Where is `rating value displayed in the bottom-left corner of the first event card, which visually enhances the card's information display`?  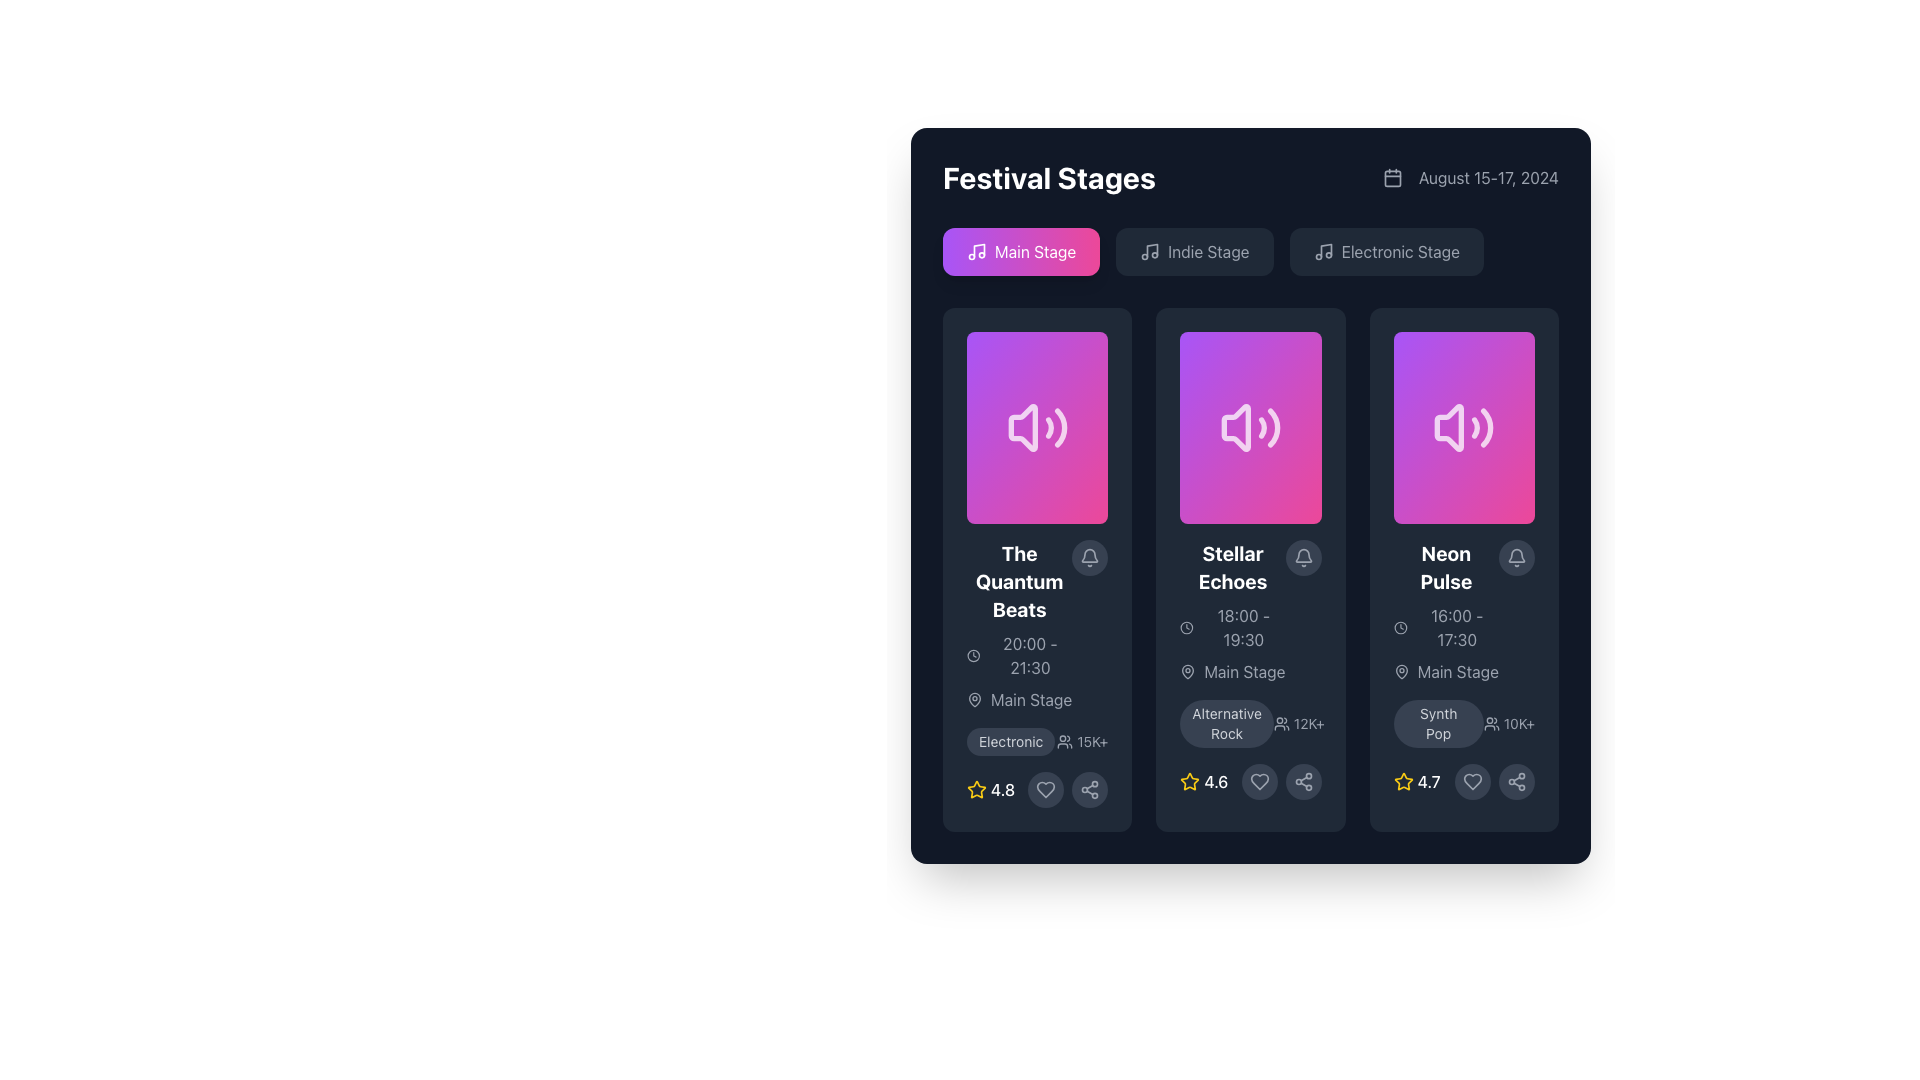
rating value displayed in the bottom-left corner of the first event card, which visually enhances the card's information display is located at coordinates (991, 789).